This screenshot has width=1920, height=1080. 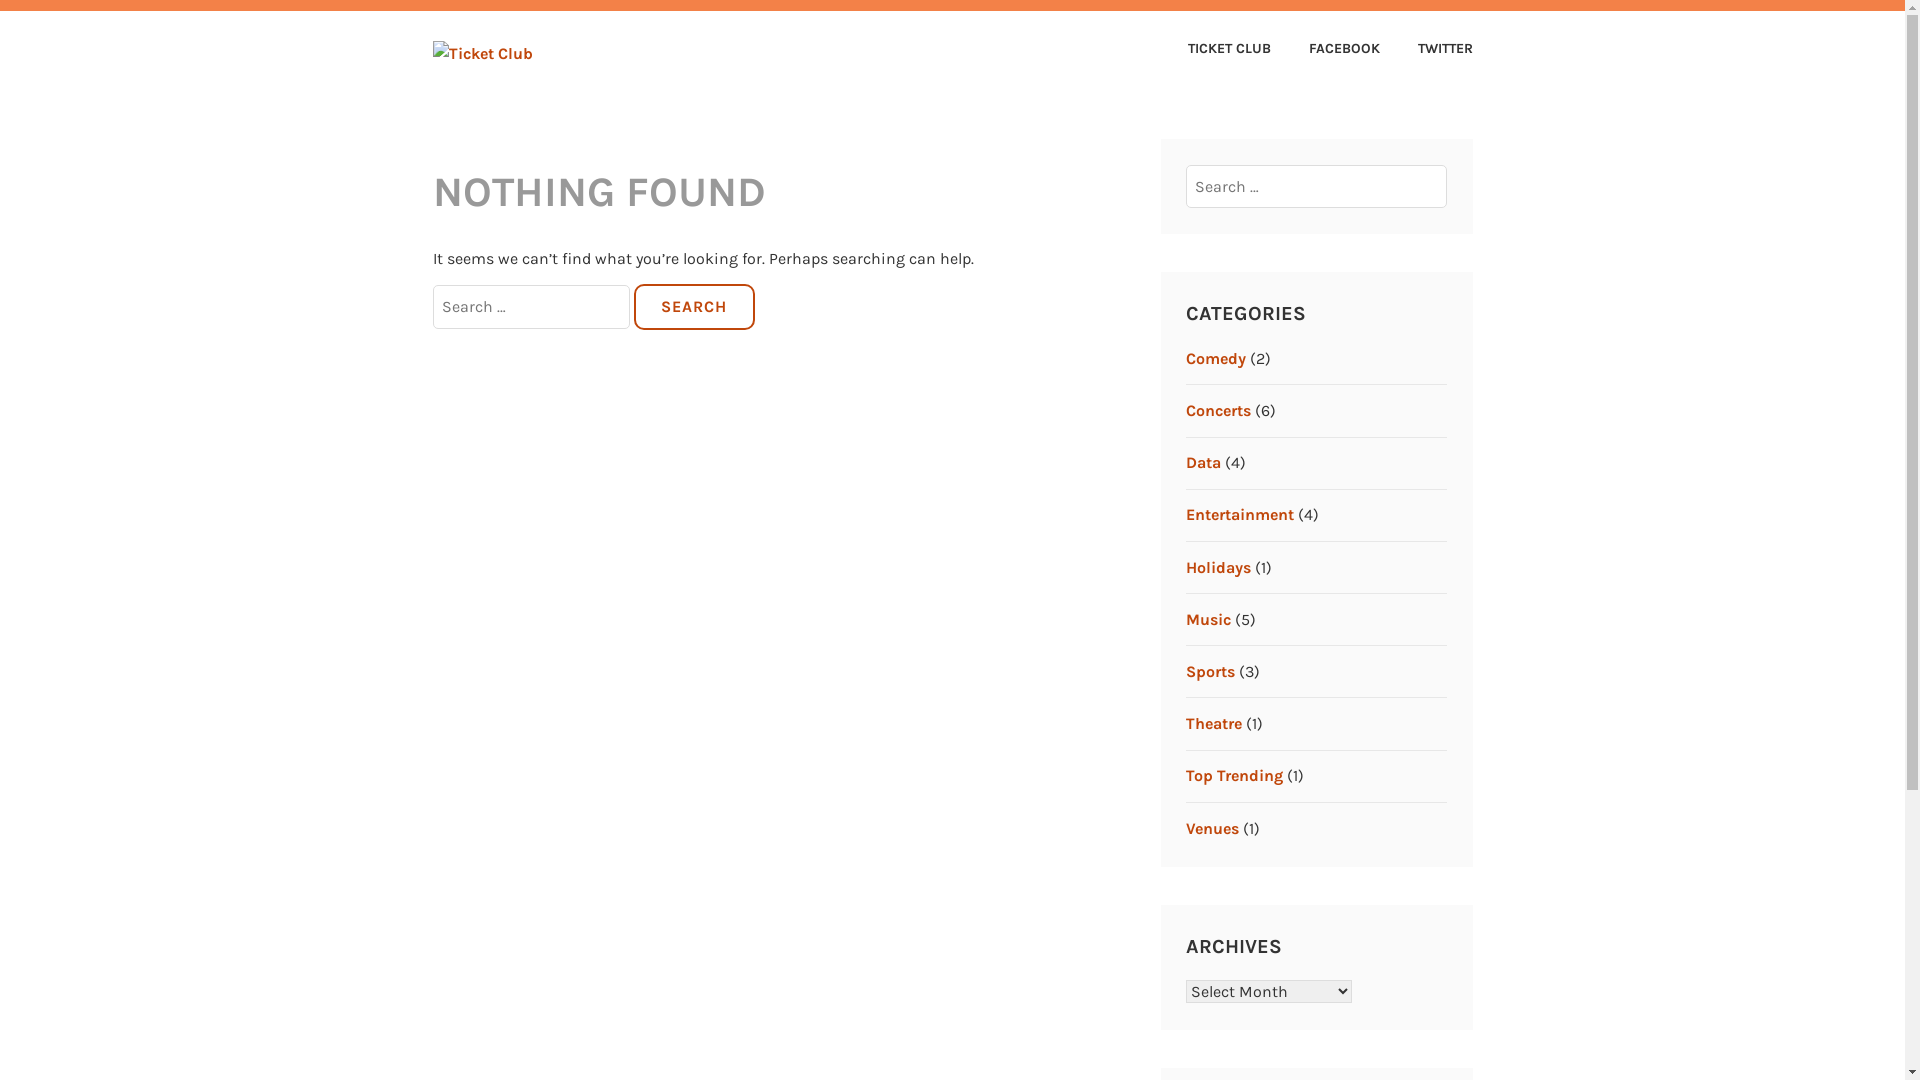 What do you see at coordinates (1202, 462) in the screenshot?
I see `'Data'` at bounding box center [1202, 462].